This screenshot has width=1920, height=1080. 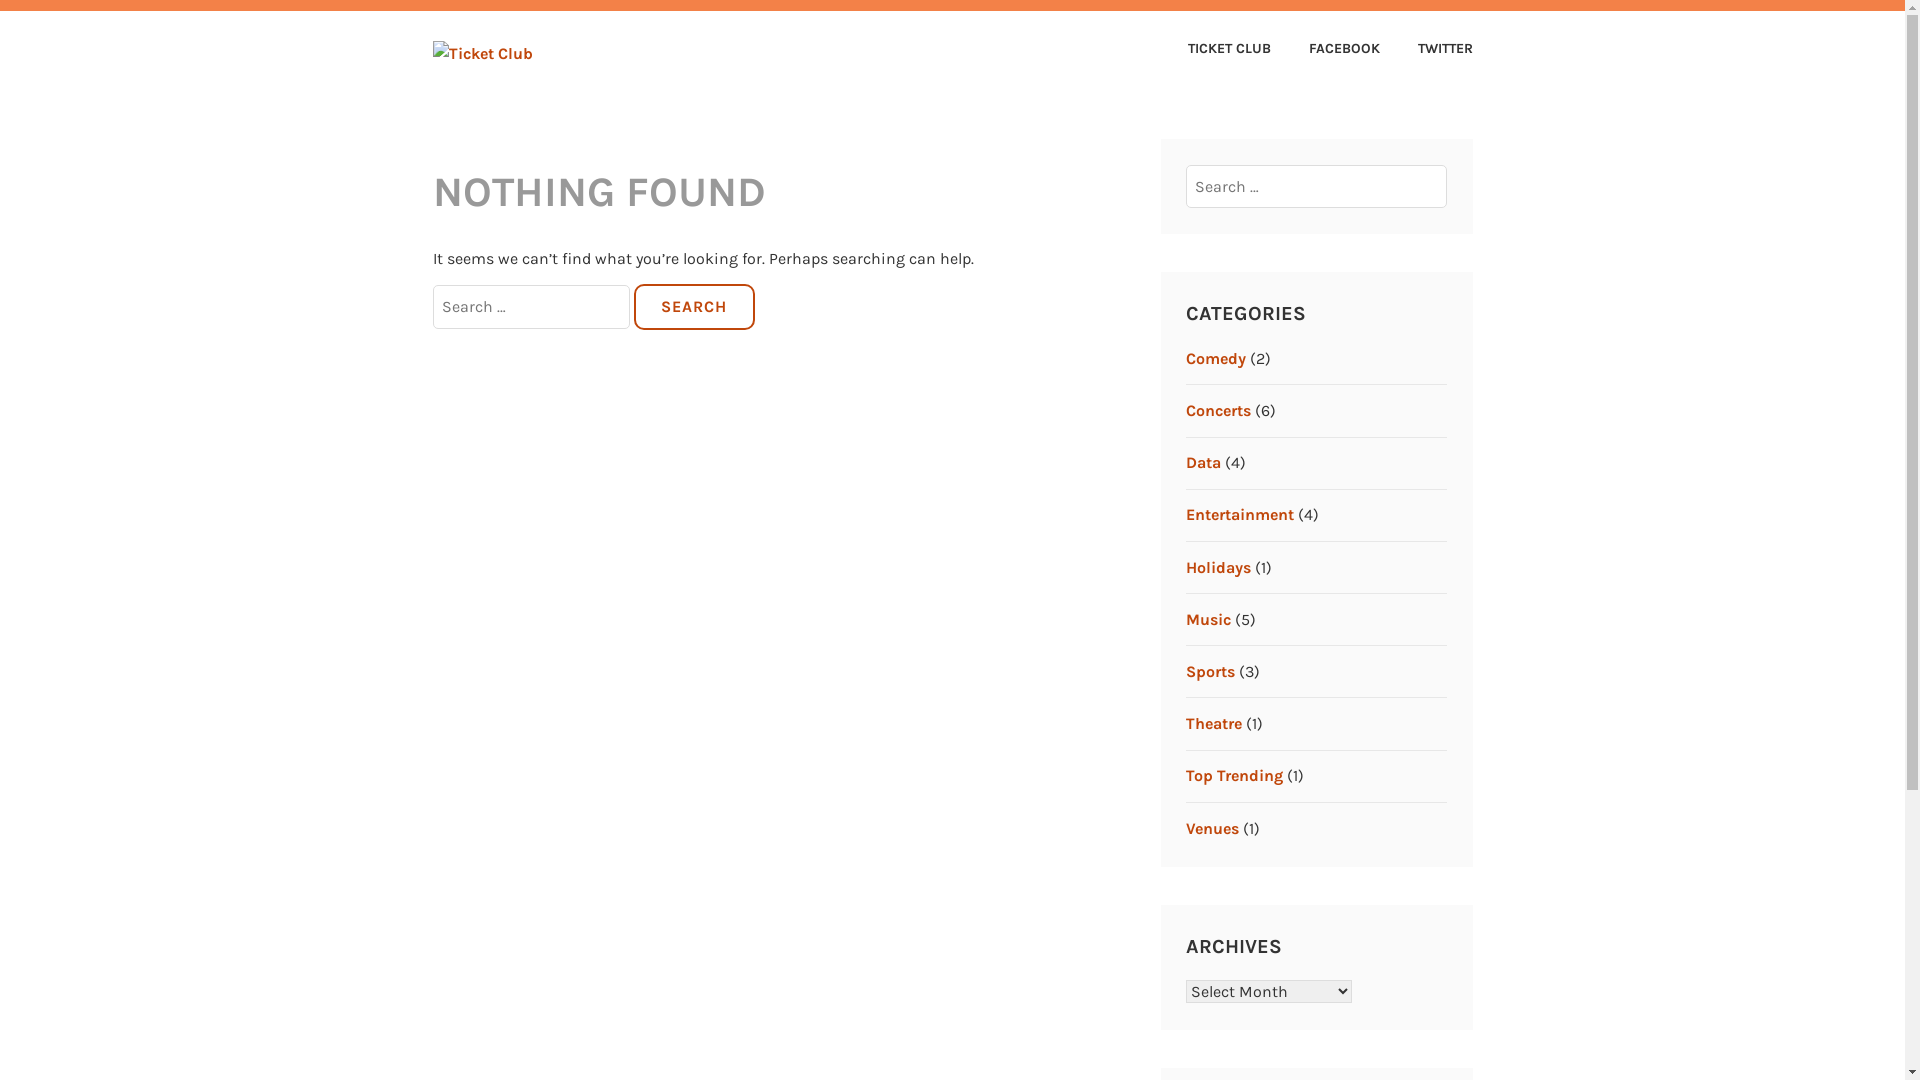 What do you see at coordinates (1202, 462) in the screenshot?
I see `'Data'` at bounding box center [1202, 462].